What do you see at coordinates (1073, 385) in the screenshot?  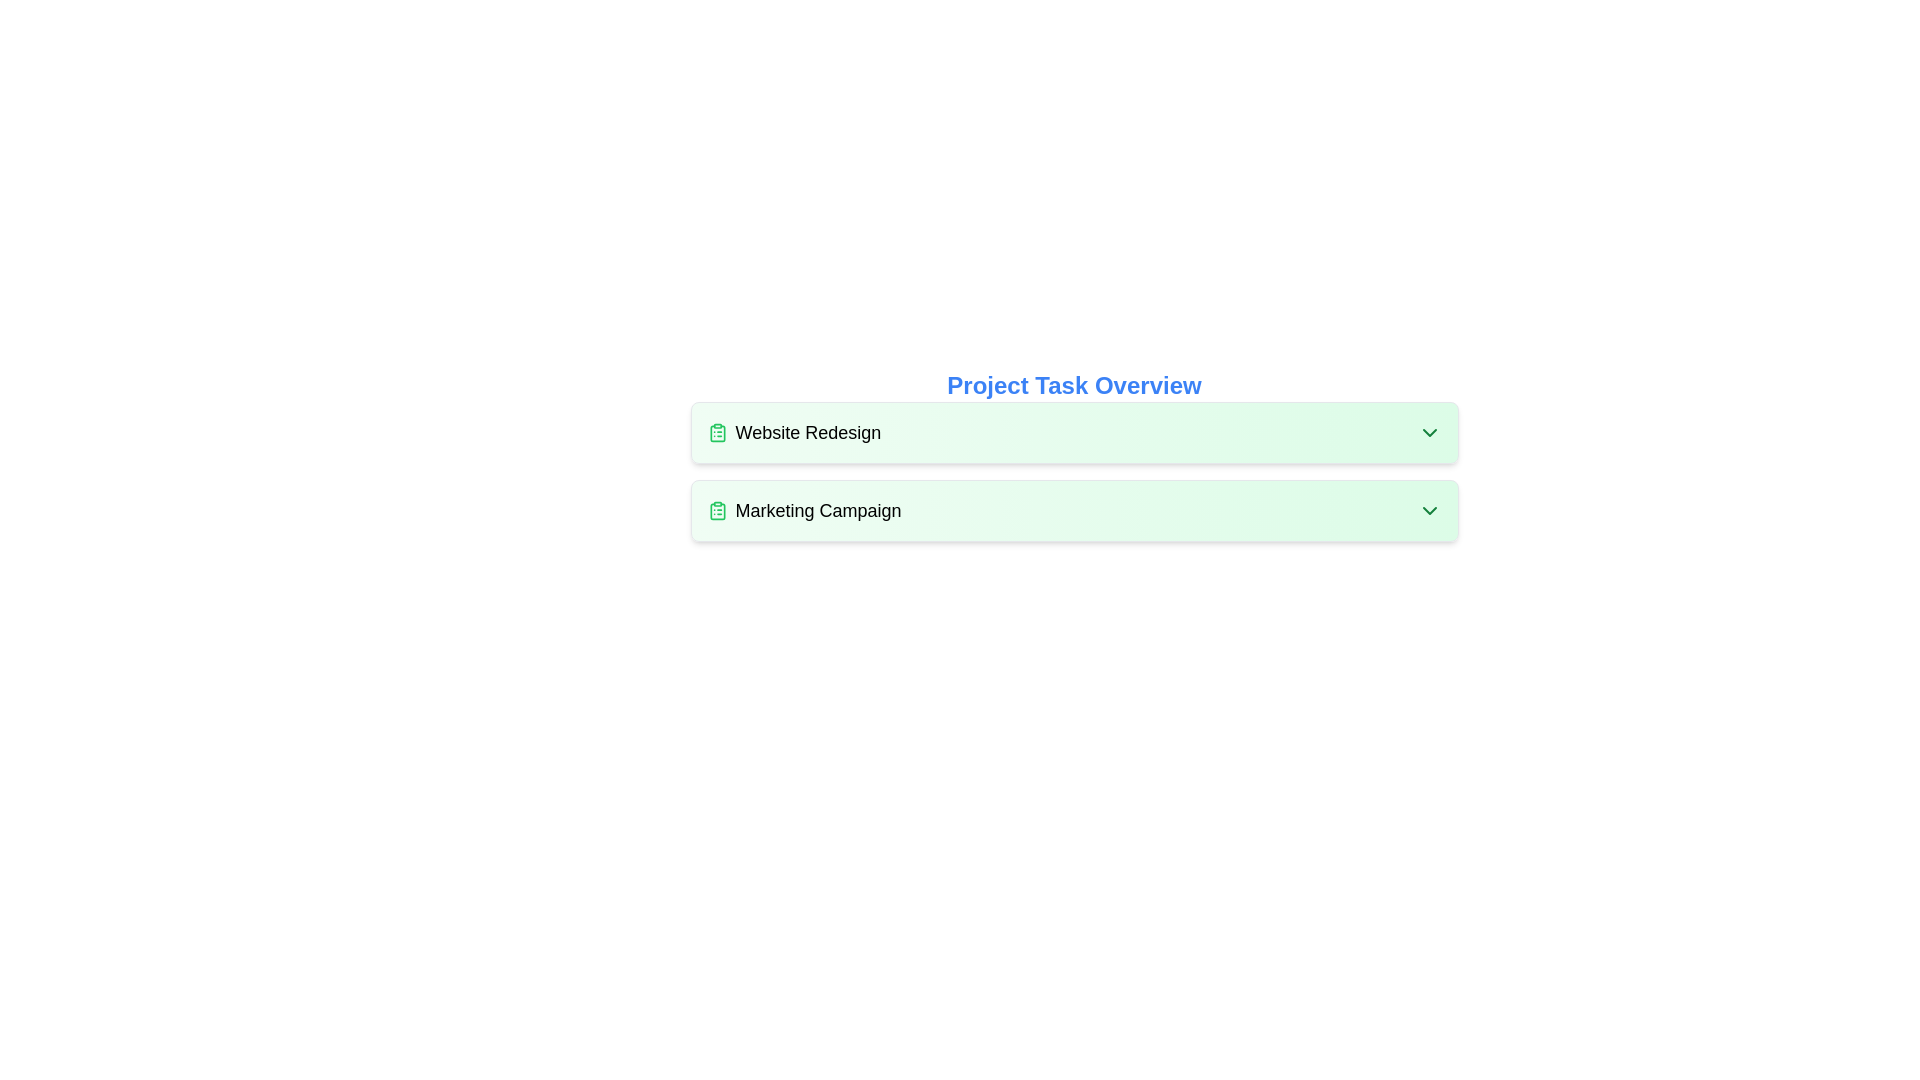 I see `the Text Header element that serves as the title for the content below, providing context for the section` at bounding box center [1073, 385].